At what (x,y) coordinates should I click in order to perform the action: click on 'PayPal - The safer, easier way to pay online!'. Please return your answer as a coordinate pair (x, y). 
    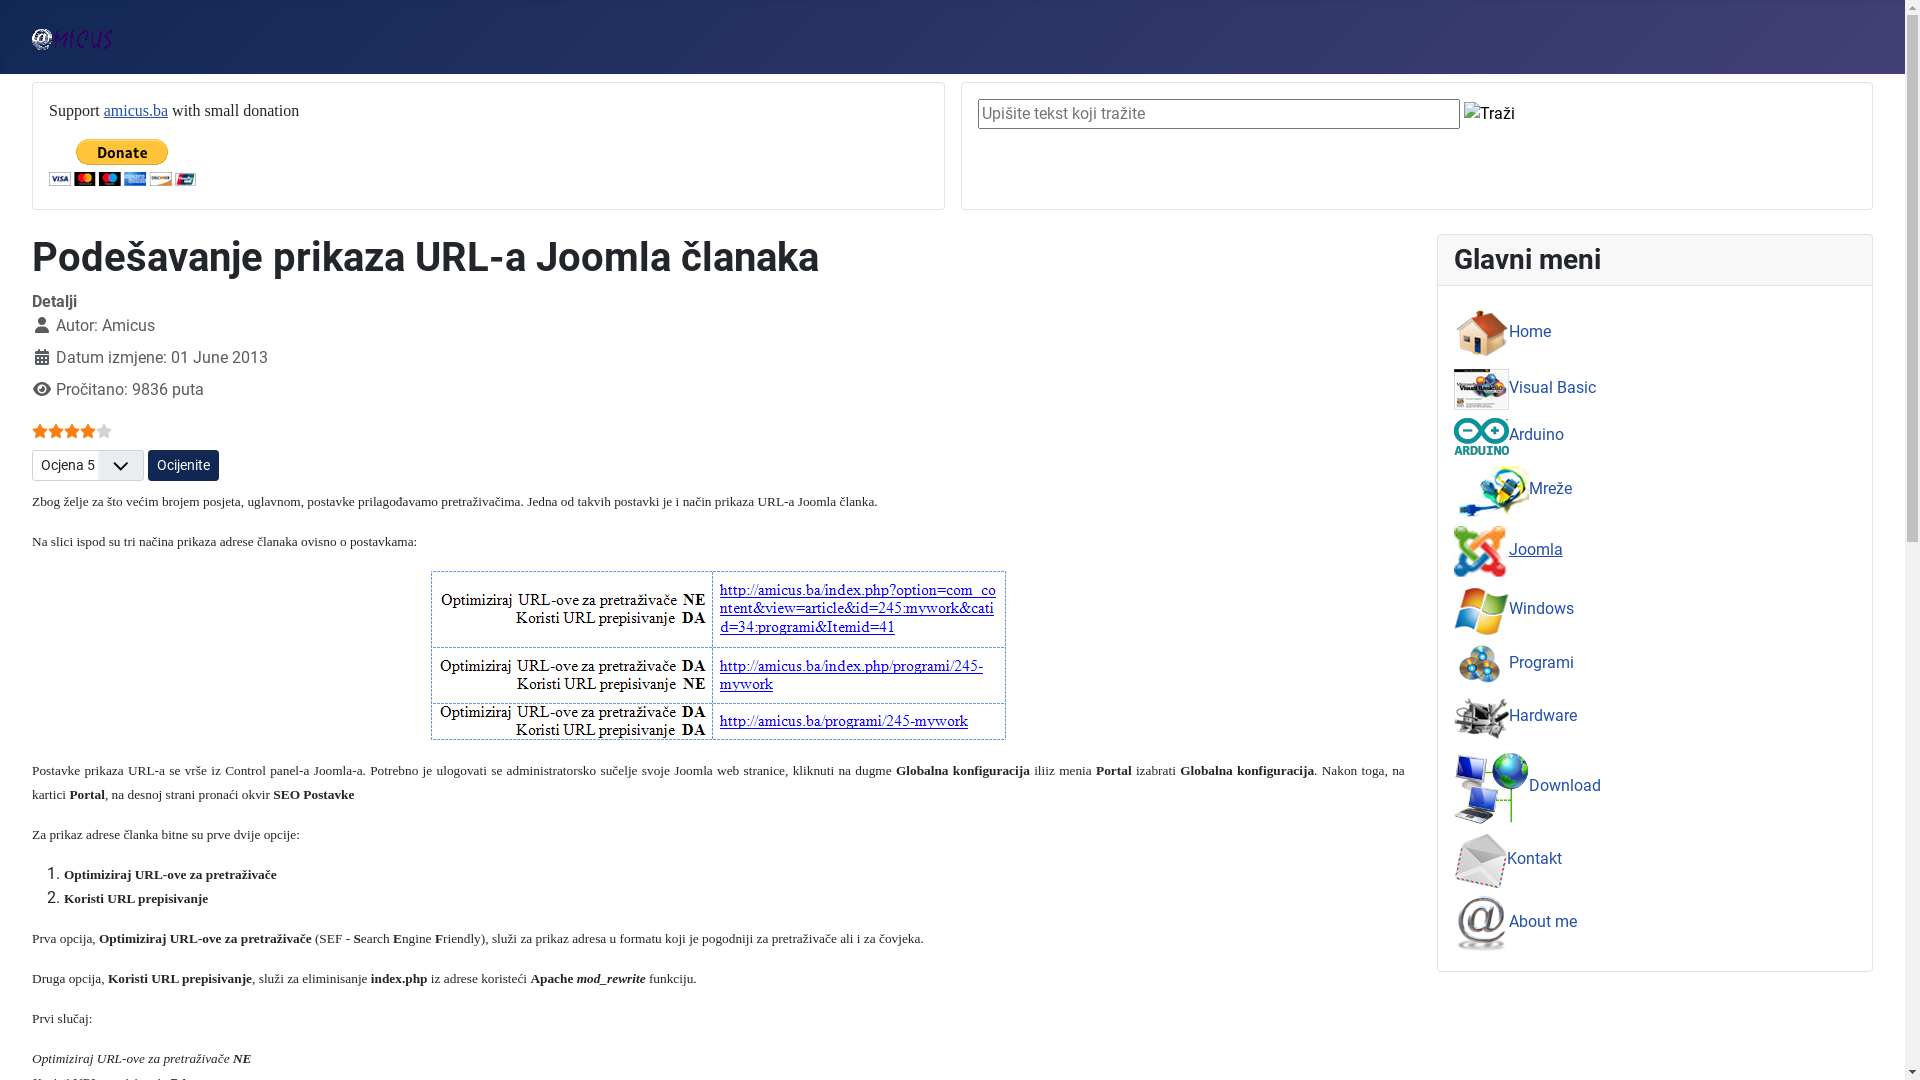
    Looking at the image, I should click on (121, 161).